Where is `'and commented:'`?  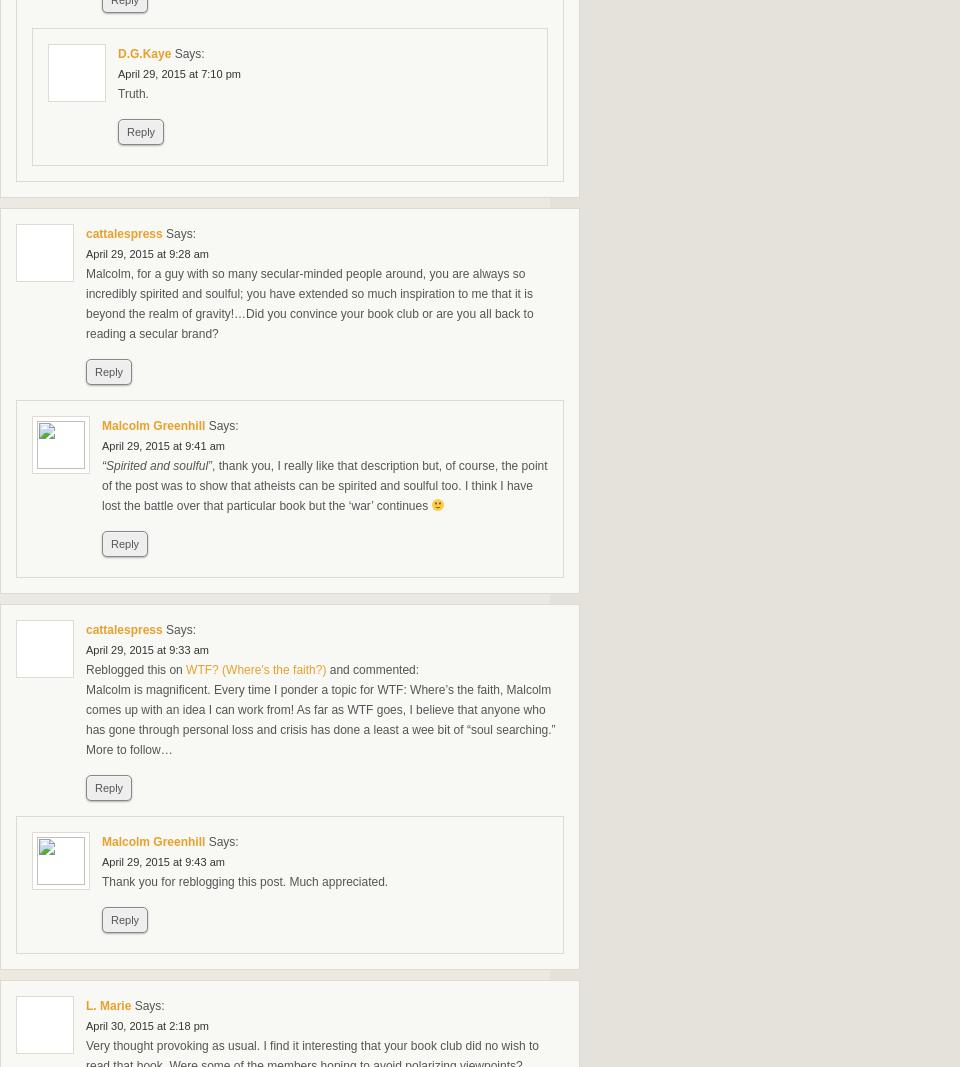
'and commented:' is located at coordinates (371, 669).